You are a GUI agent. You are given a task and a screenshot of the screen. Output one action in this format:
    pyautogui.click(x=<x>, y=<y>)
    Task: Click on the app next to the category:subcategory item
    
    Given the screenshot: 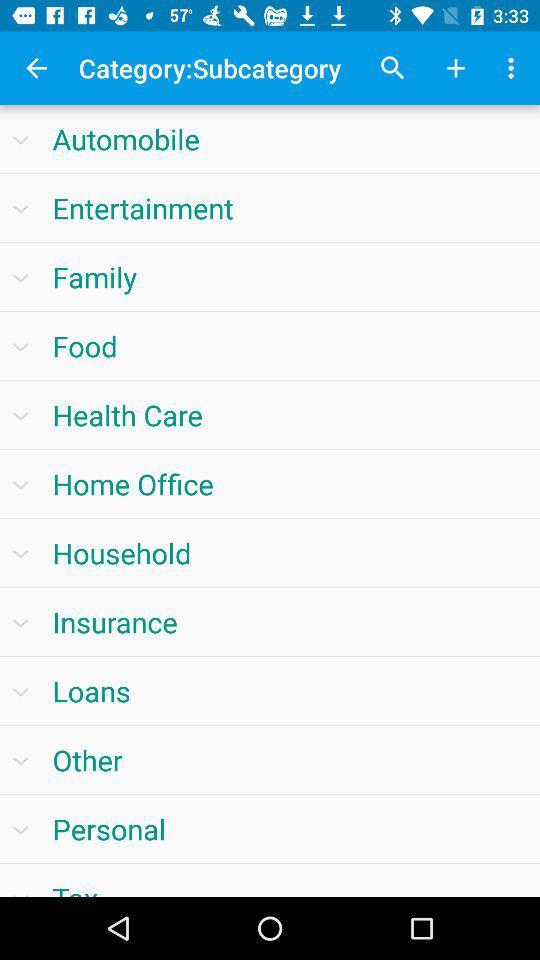 What is the action you would take?
    pyautogui.click(x=36, y=68)
    